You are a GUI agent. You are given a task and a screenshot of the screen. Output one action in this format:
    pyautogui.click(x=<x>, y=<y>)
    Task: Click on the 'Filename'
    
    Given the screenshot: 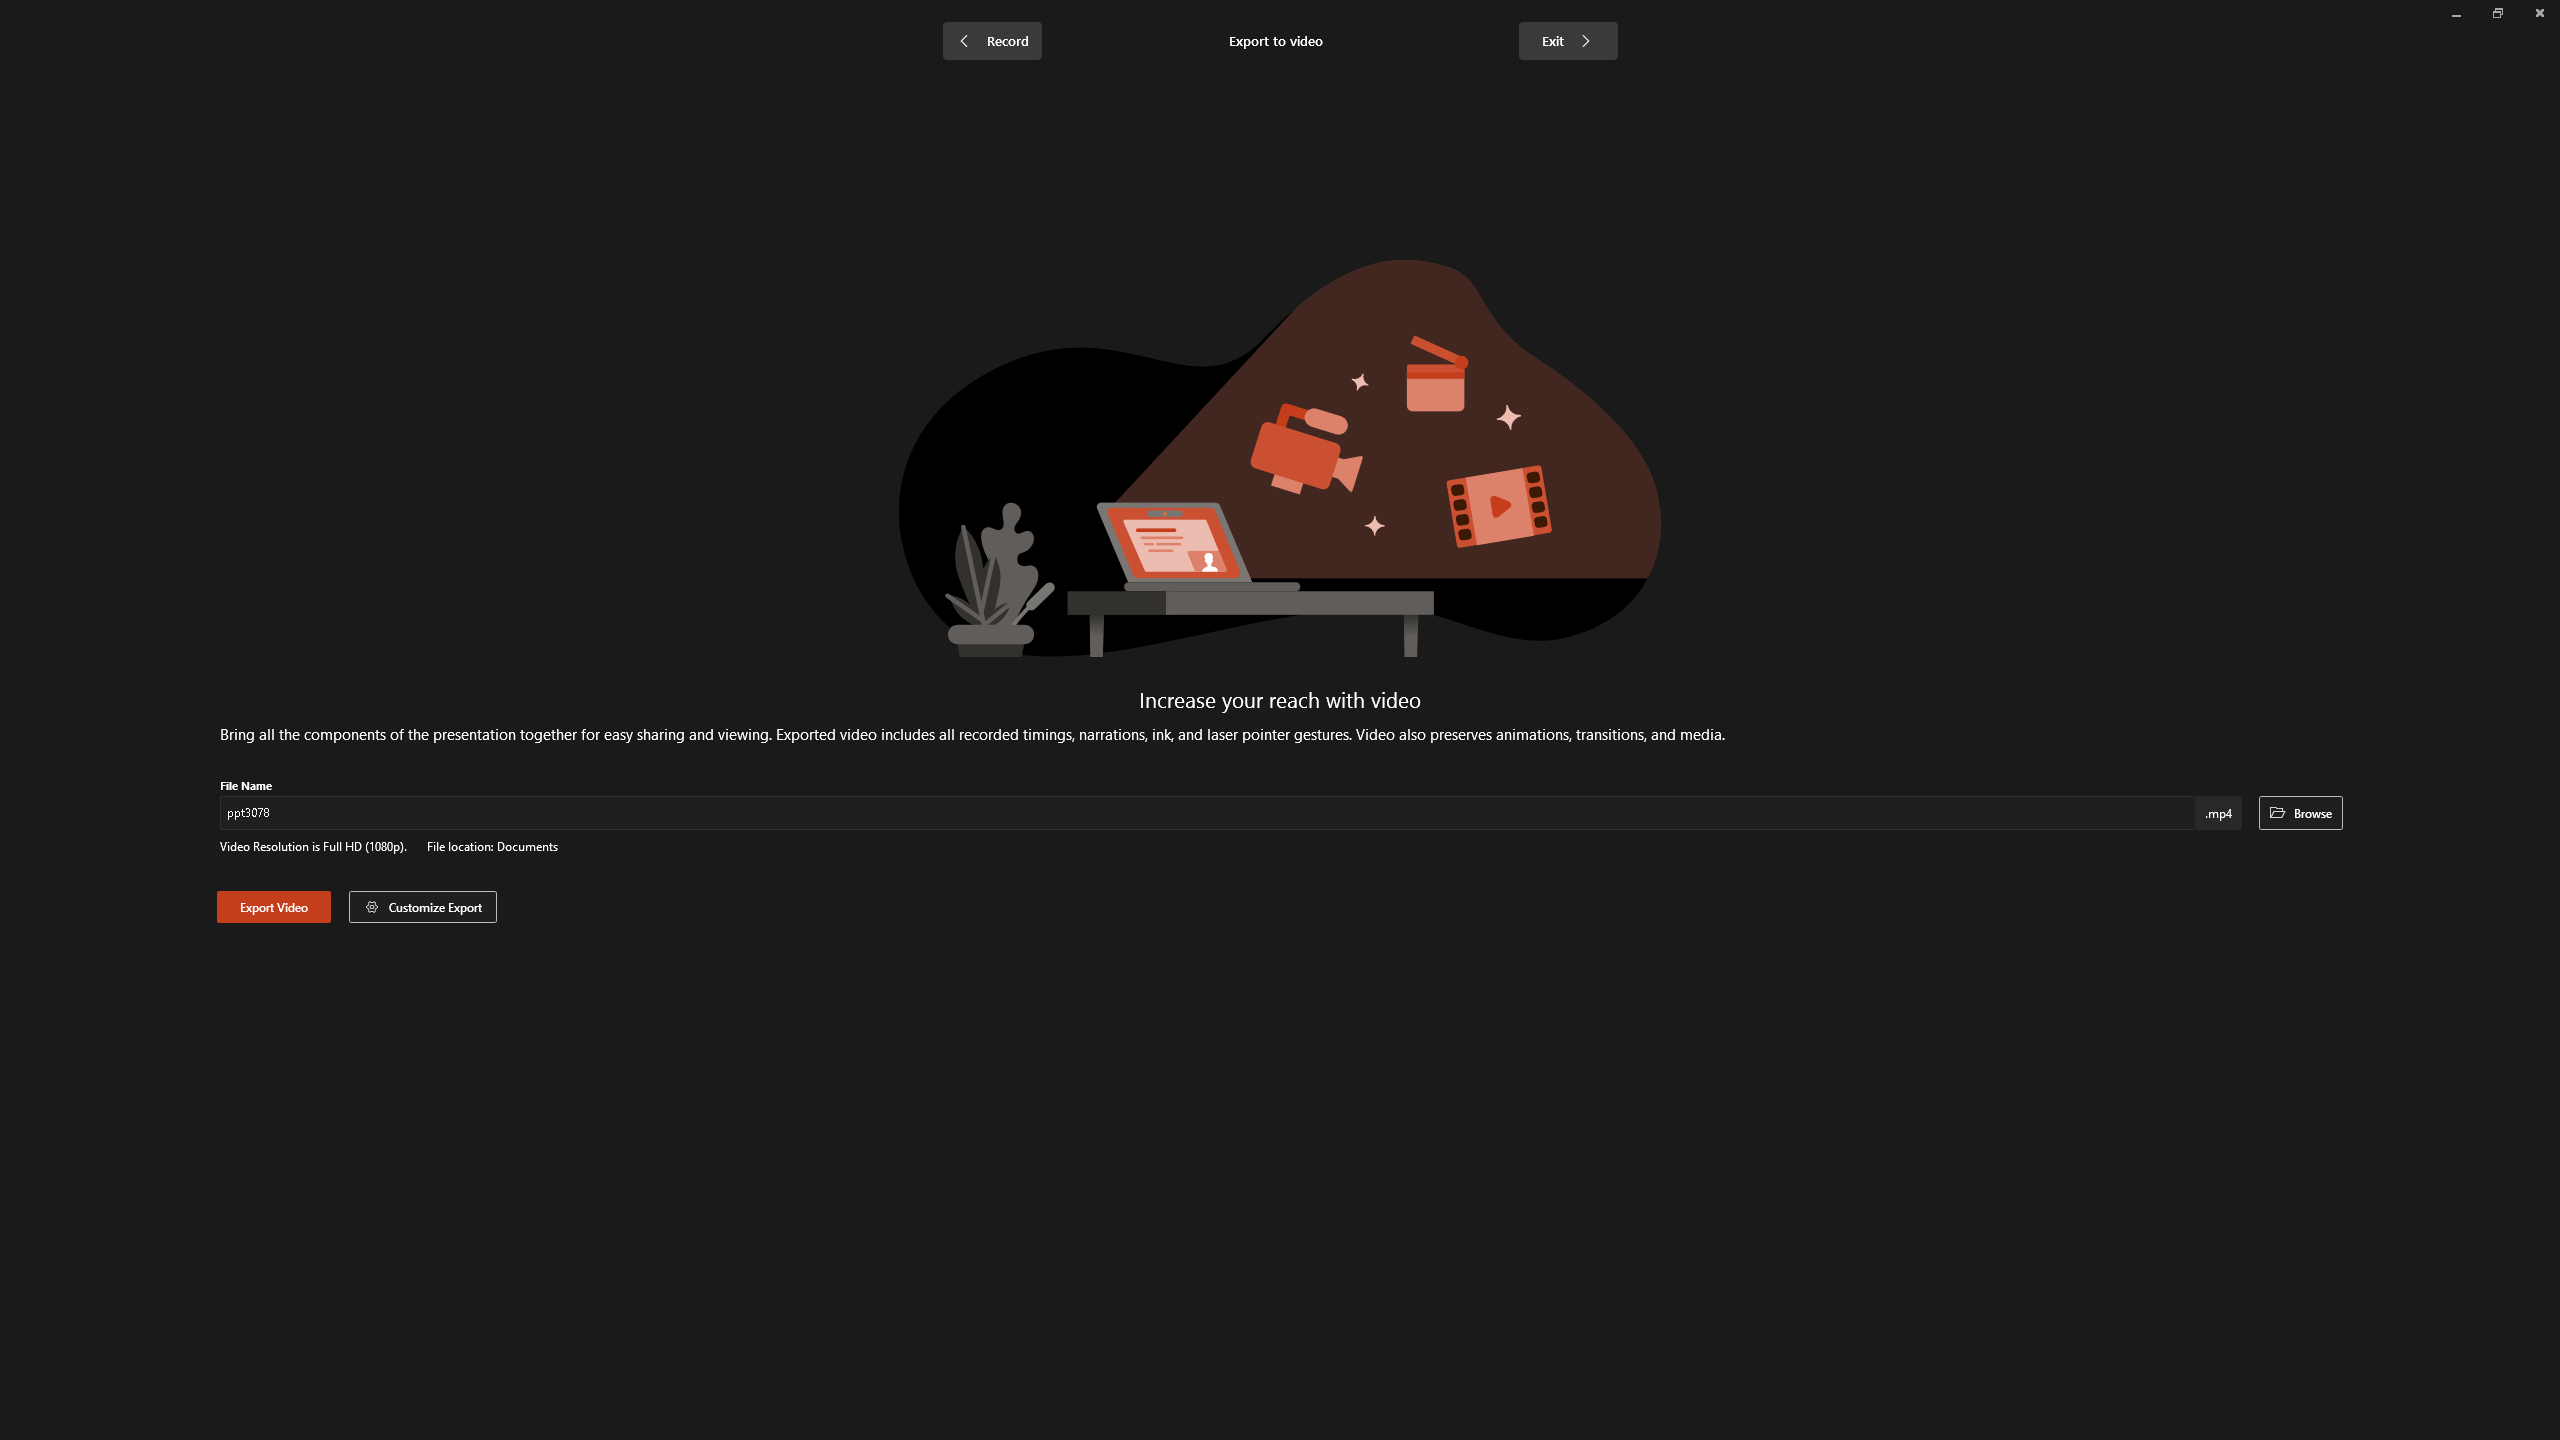 What is the action you would take?
    pyautogui.click(x=1208, y=816)
    